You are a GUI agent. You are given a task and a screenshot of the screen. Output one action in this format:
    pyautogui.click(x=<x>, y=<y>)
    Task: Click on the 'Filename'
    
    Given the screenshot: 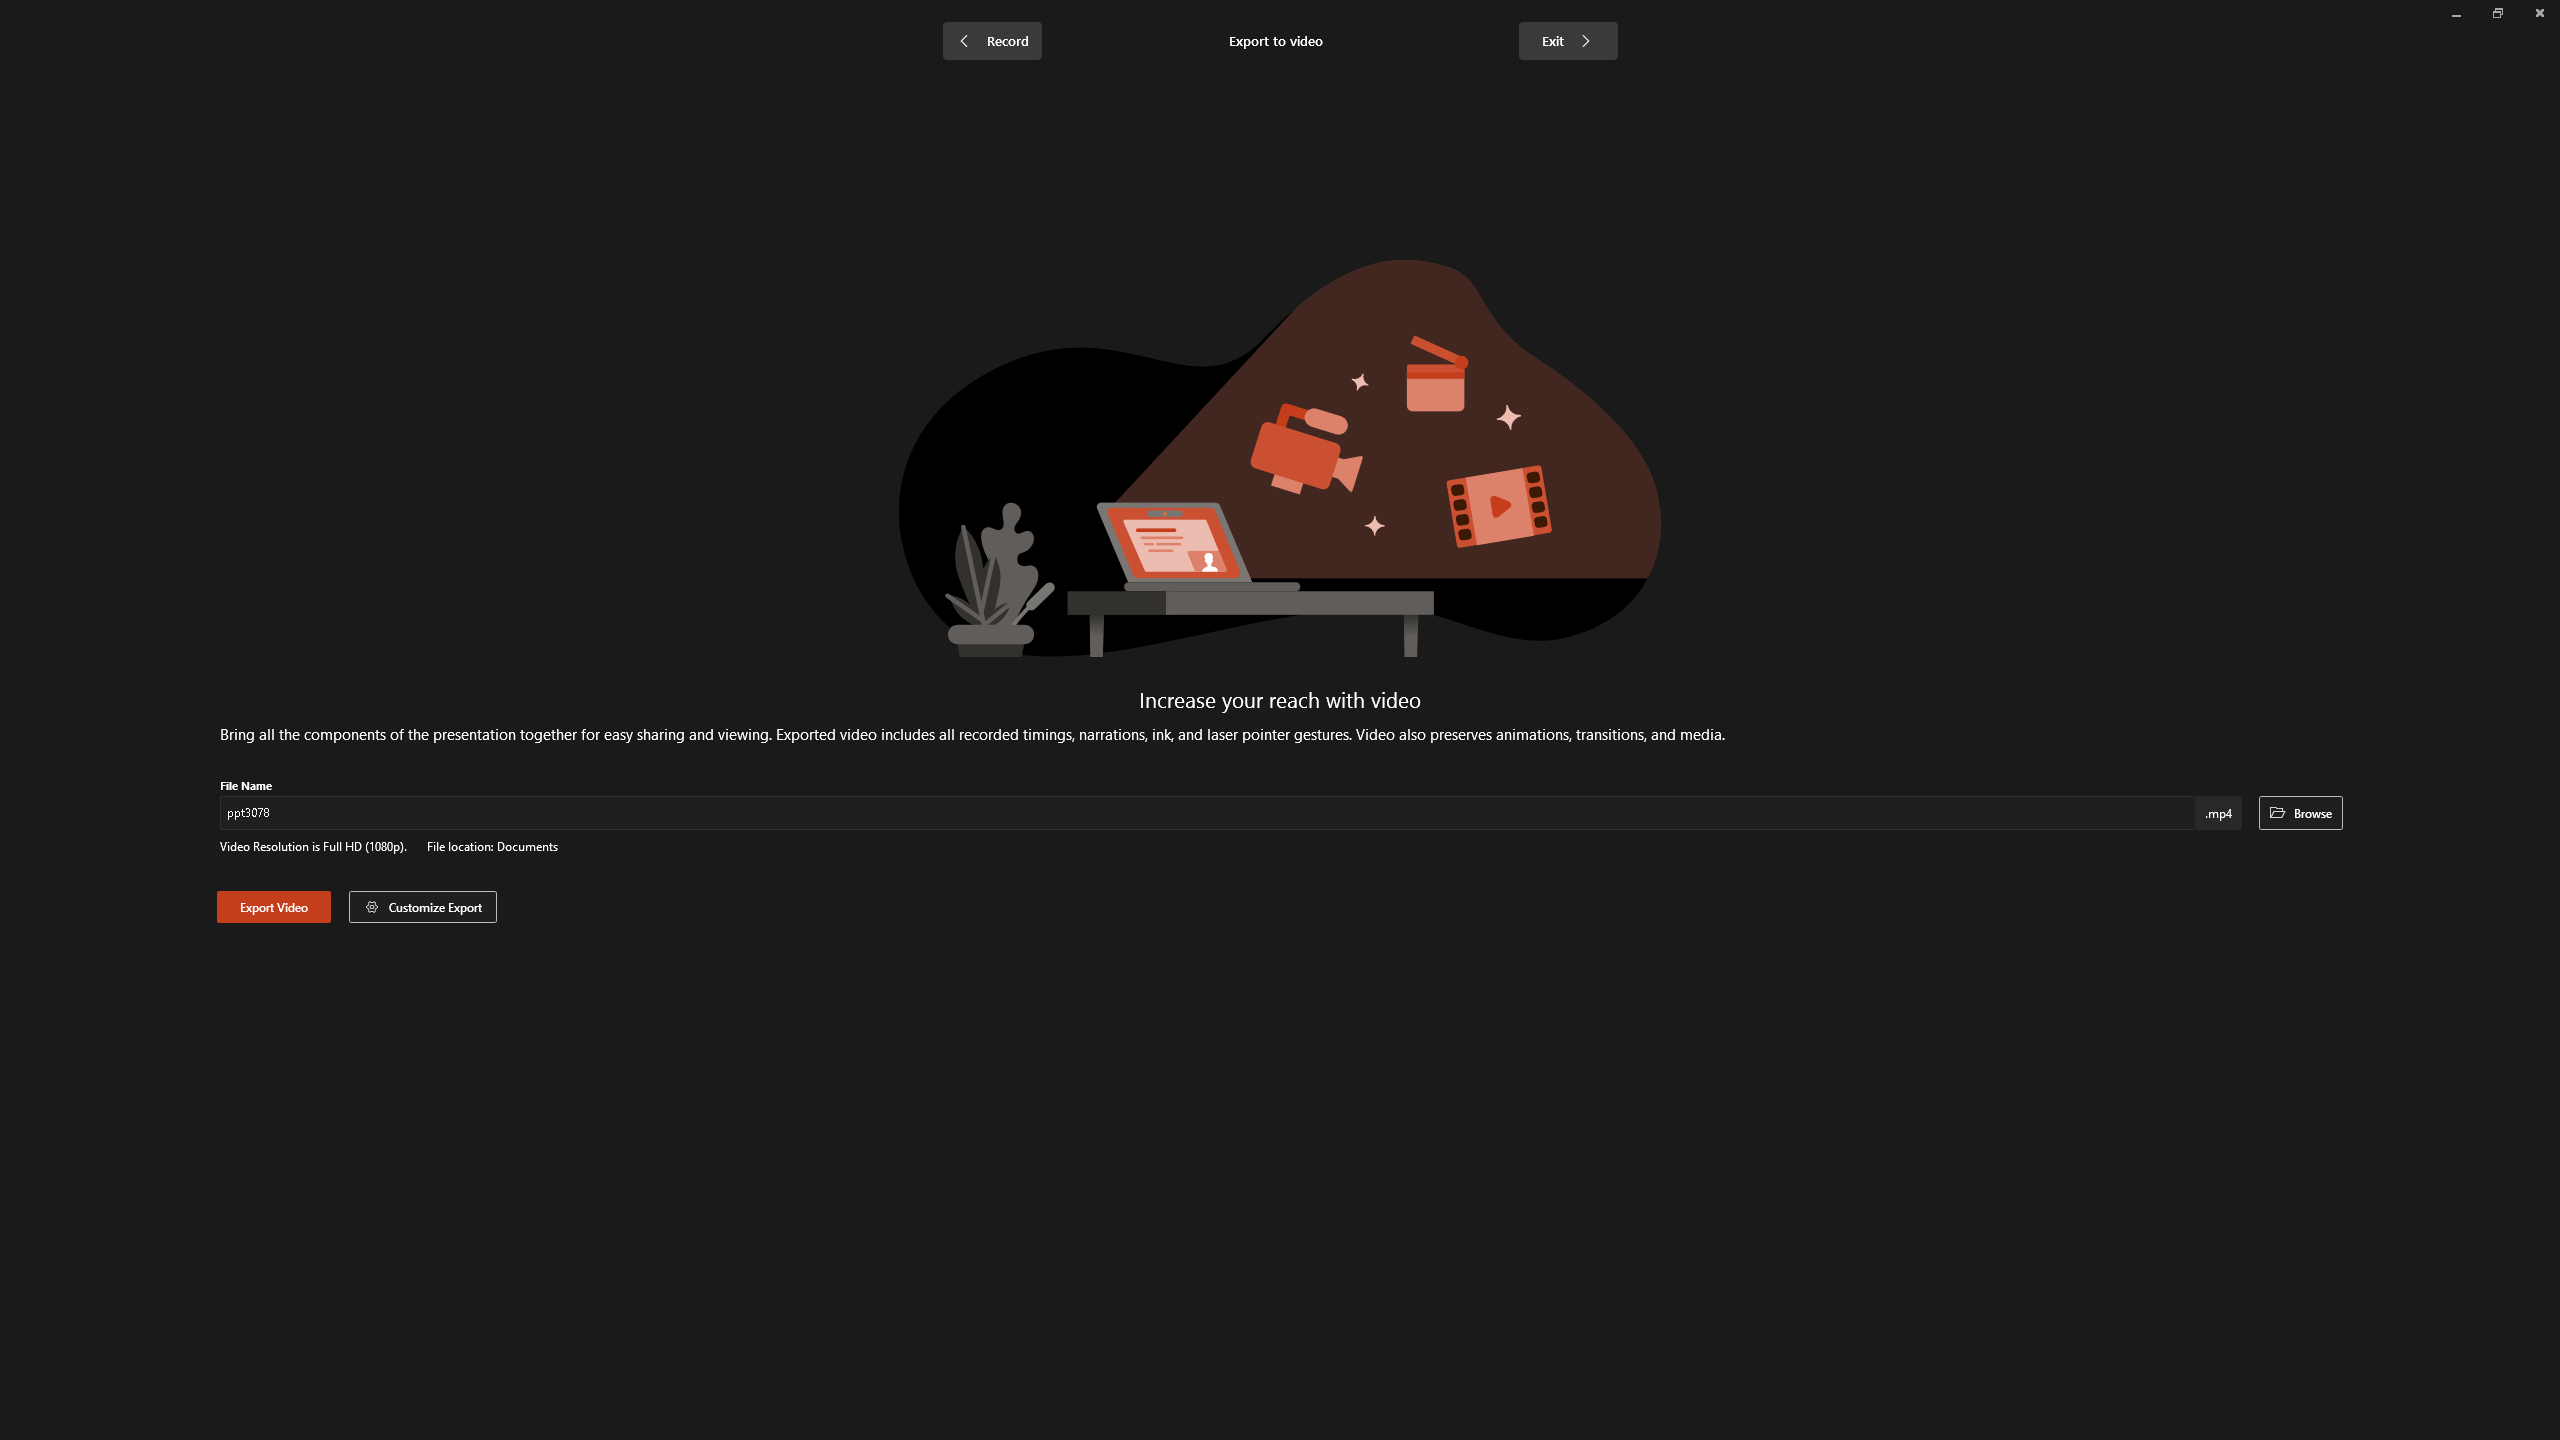 What is the action you would take?
    pyautogui.click(x=1208, y=816)
    